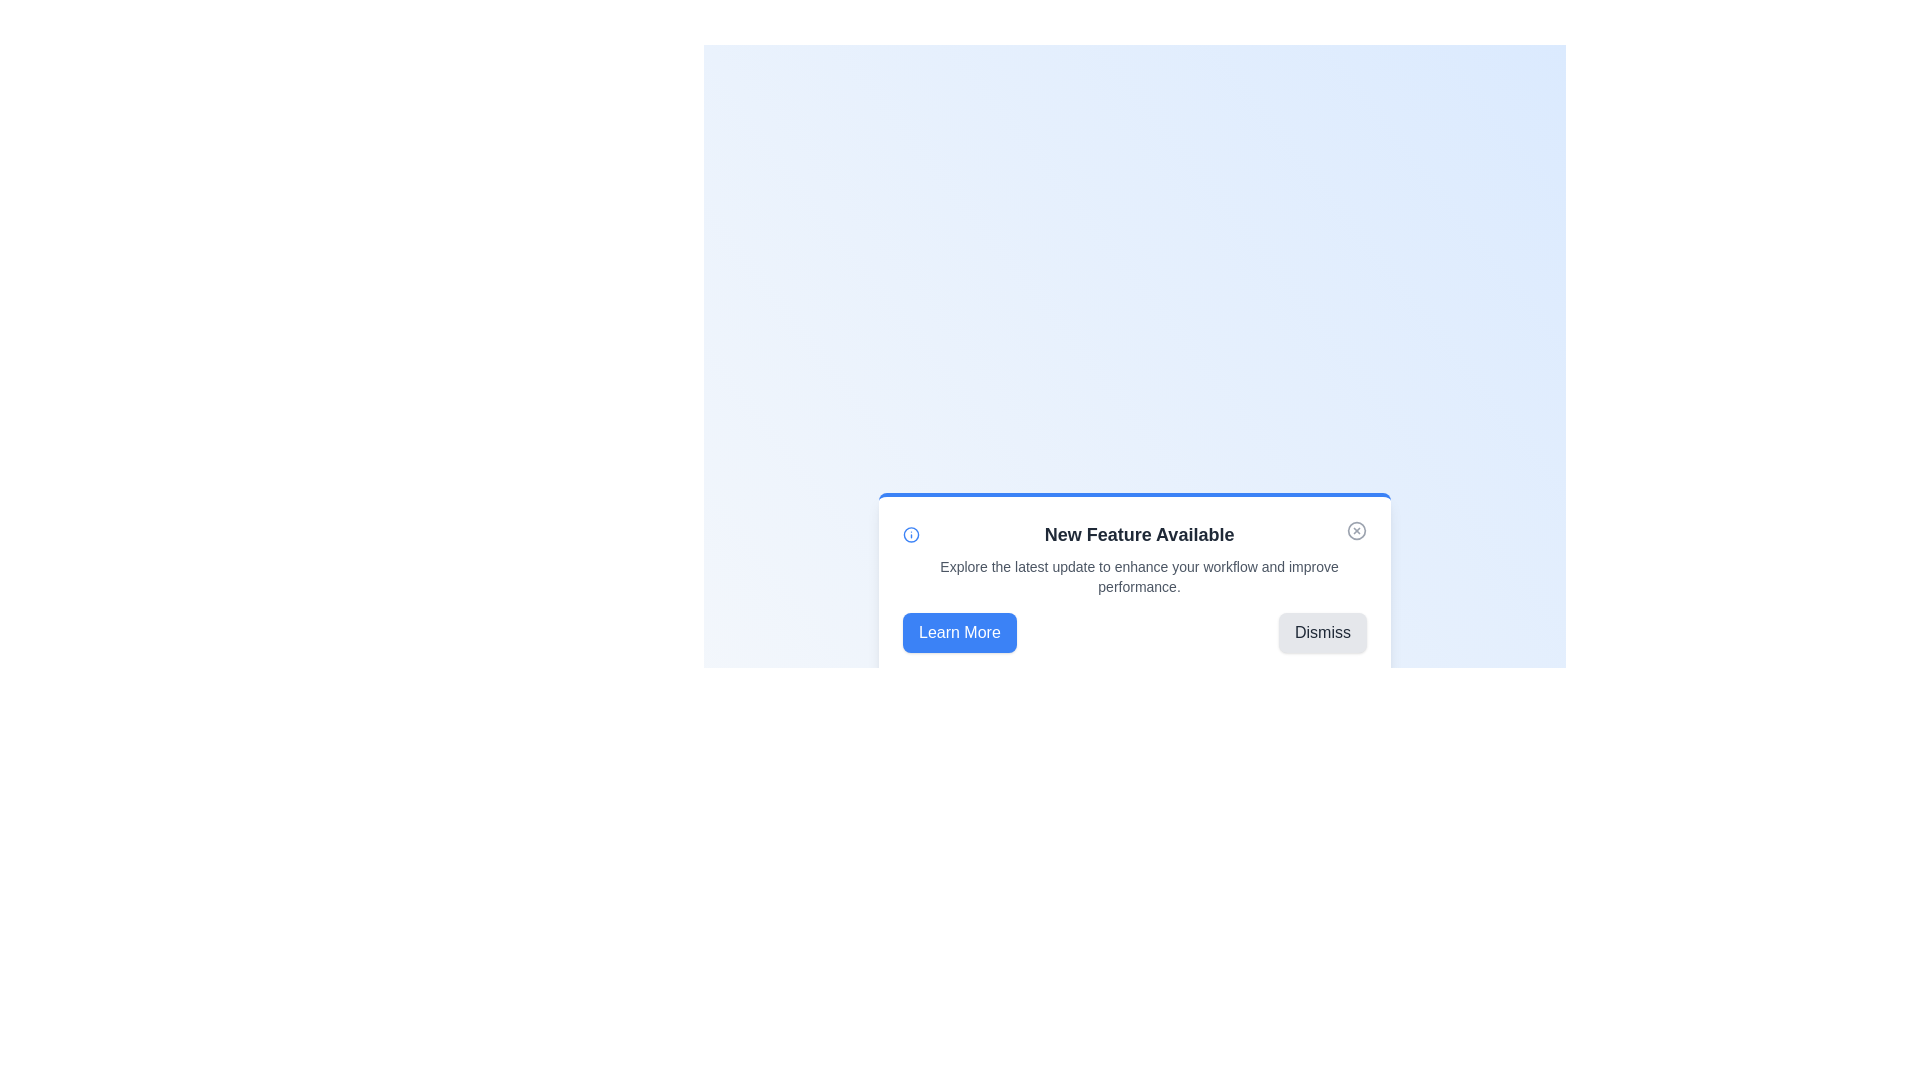 The image size is (1920, 1080). What do you see at coordinates (1323, 632) in the screenshot?
I see `the 'Dismiss' button to close the alert` at bounding box center [1323, 632].